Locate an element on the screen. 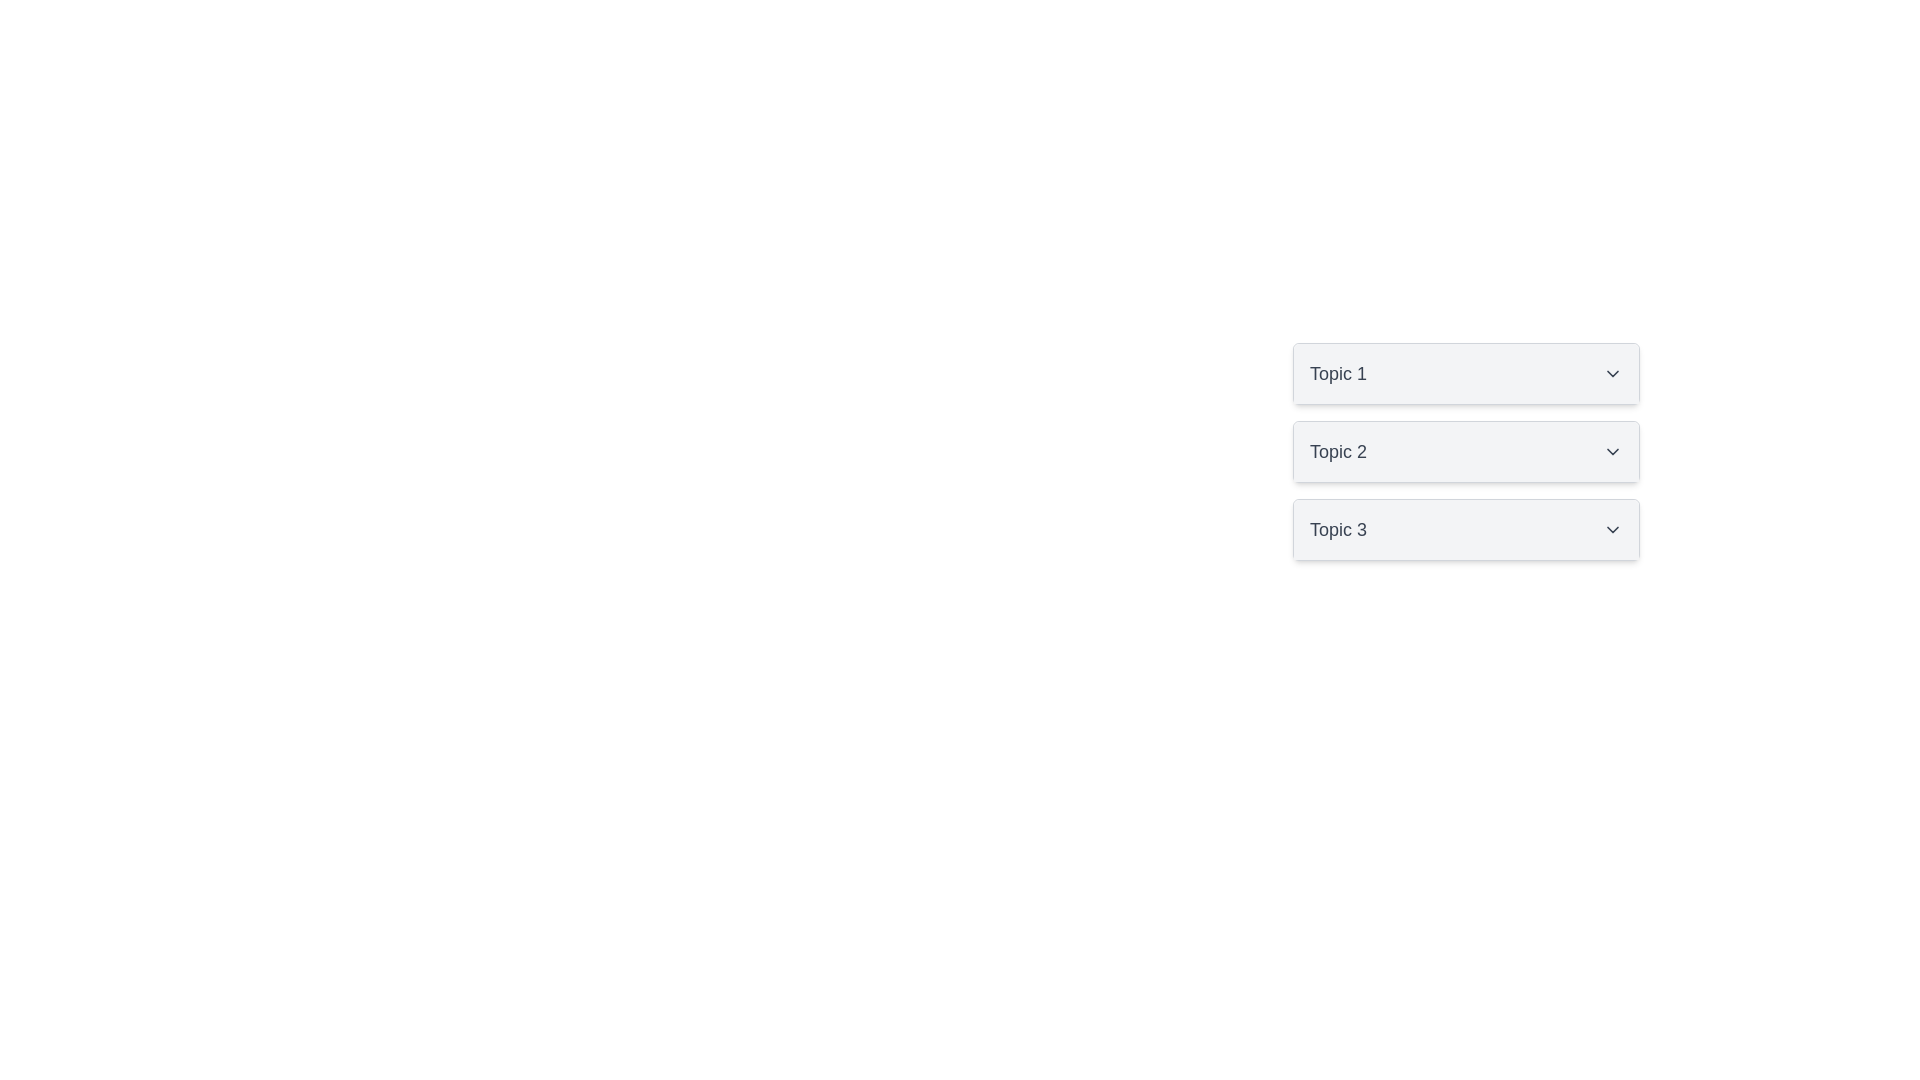 This screenshot has height=1080, width=1920. the chevron-down icon located at the rightmost edge of the 'Topic 3' button is located at coordinates (1612, 528).